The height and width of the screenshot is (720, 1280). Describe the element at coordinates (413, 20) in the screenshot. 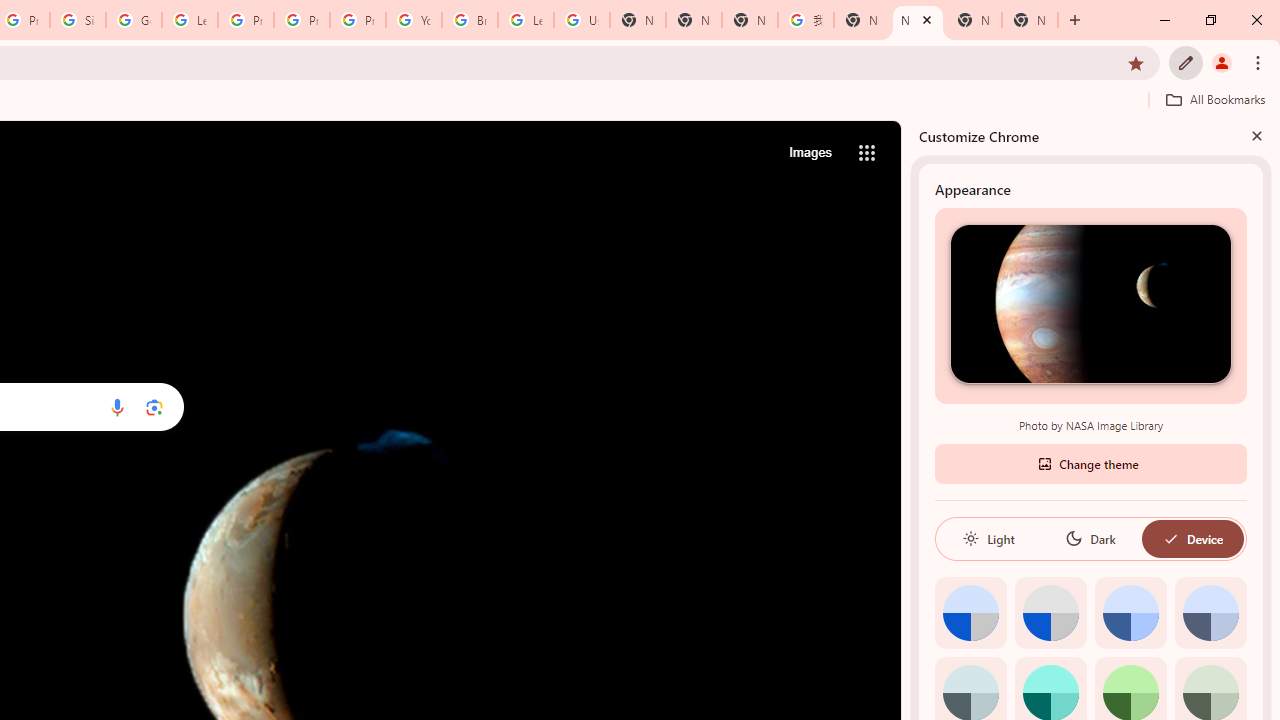

I see `'YouTube'` at that location.